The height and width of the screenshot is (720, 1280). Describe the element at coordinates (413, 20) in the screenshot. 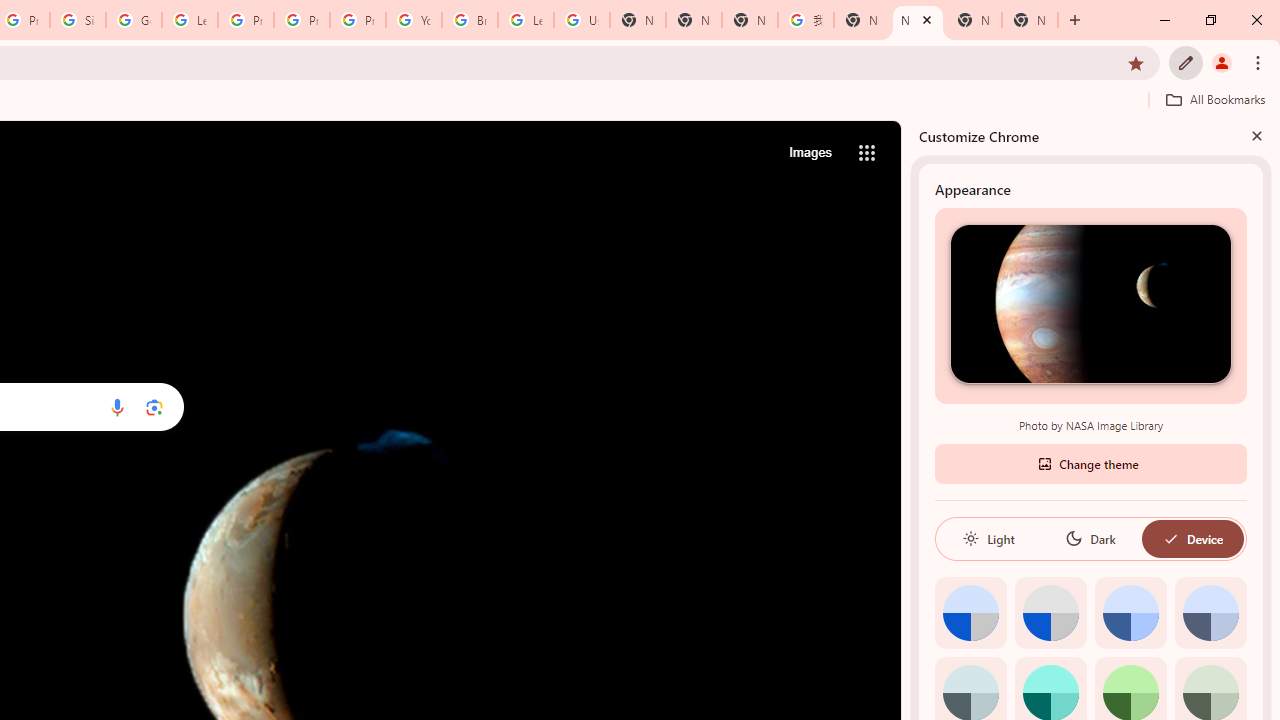

I see `'YouTube'` at that location.